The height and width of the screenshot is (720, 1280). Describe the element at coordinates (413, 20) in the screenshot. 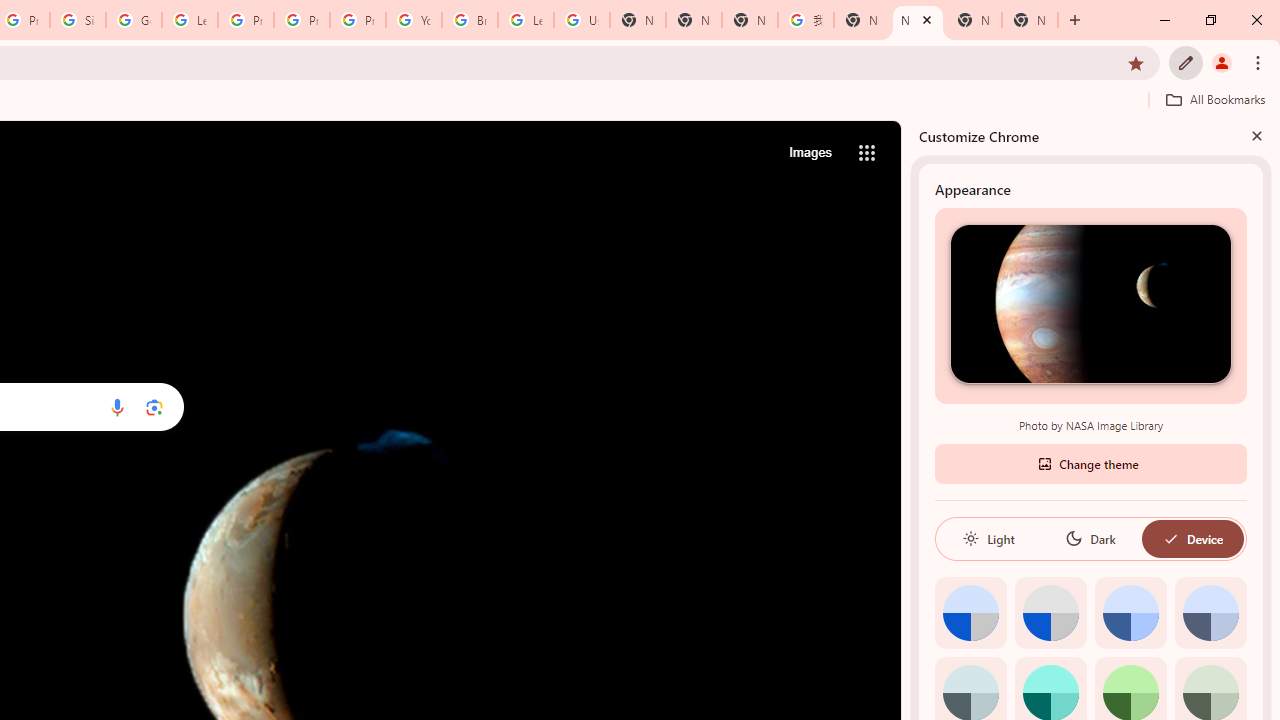

I see `'YouTube'` at that location.